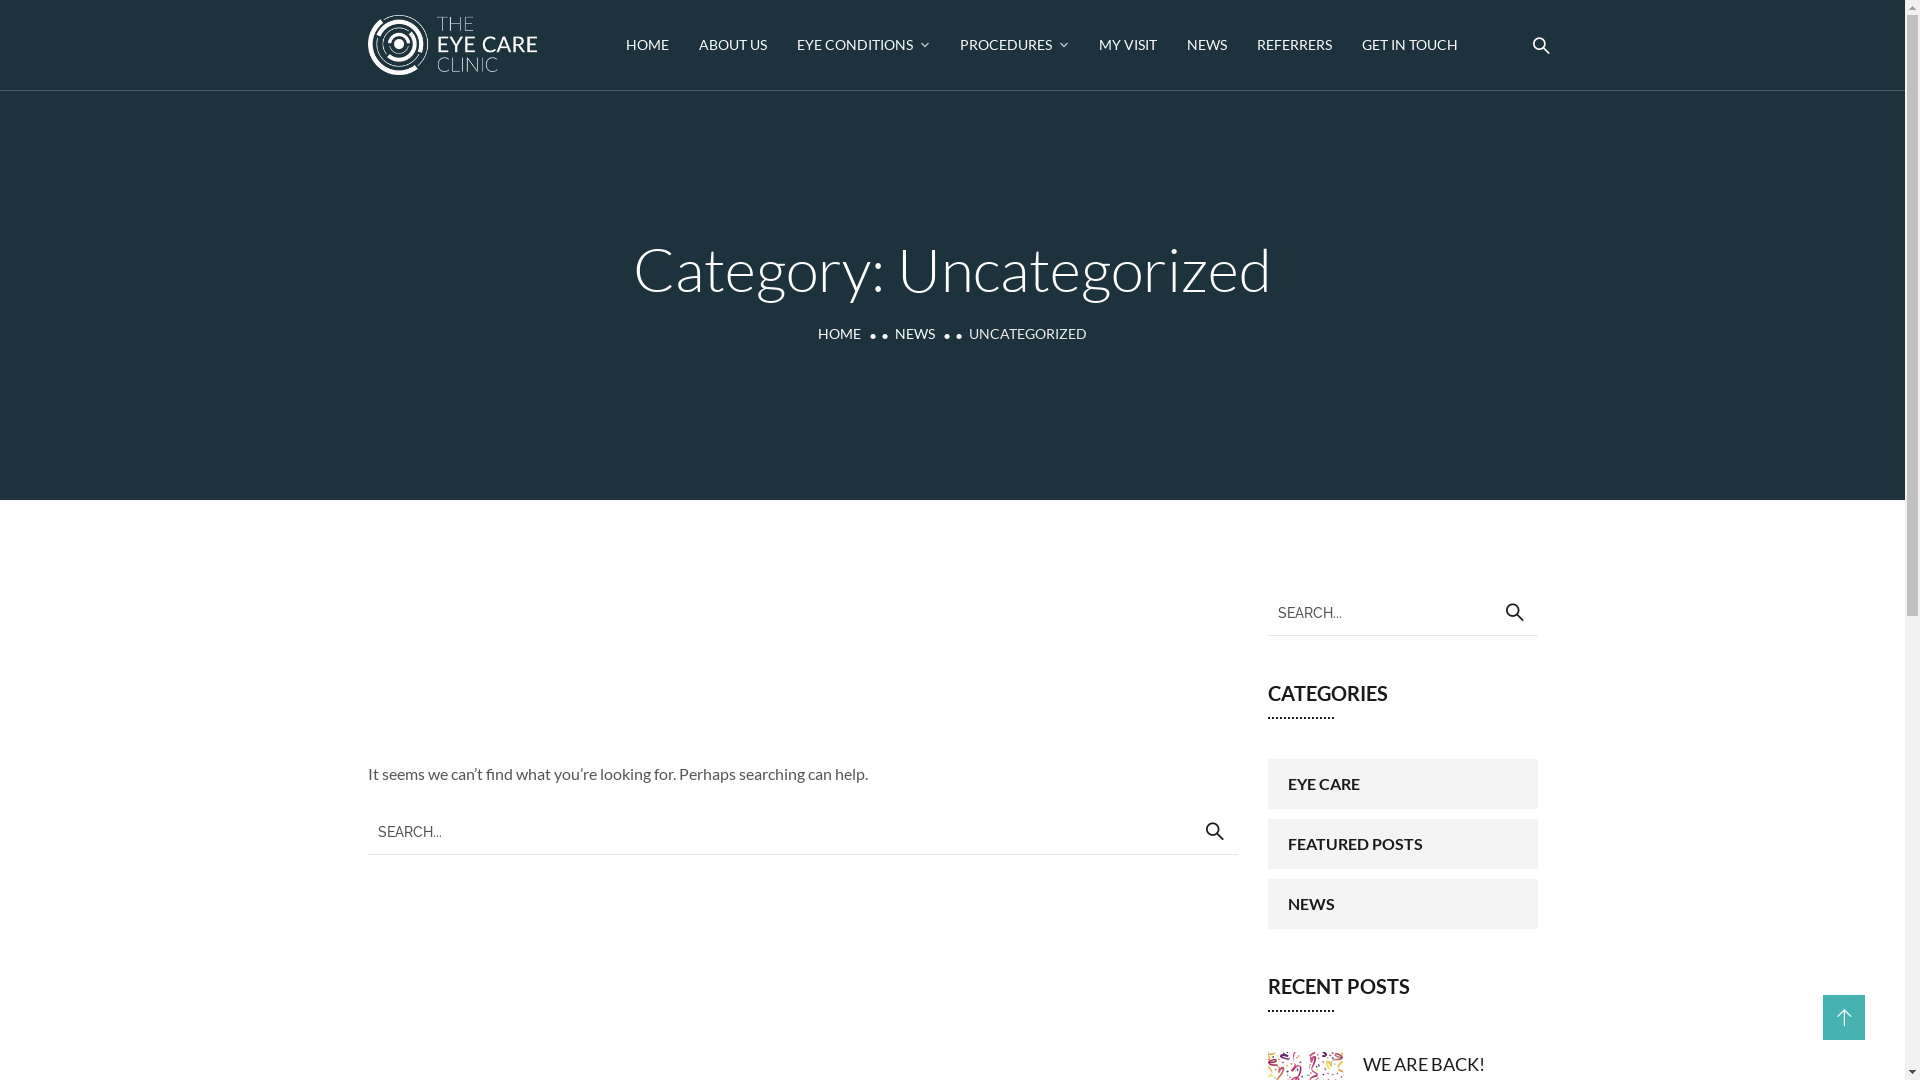 The width and height of the screenshot is (1920, 1080). I want to click on 'FEATURED POSTS', so click(1266, 844).